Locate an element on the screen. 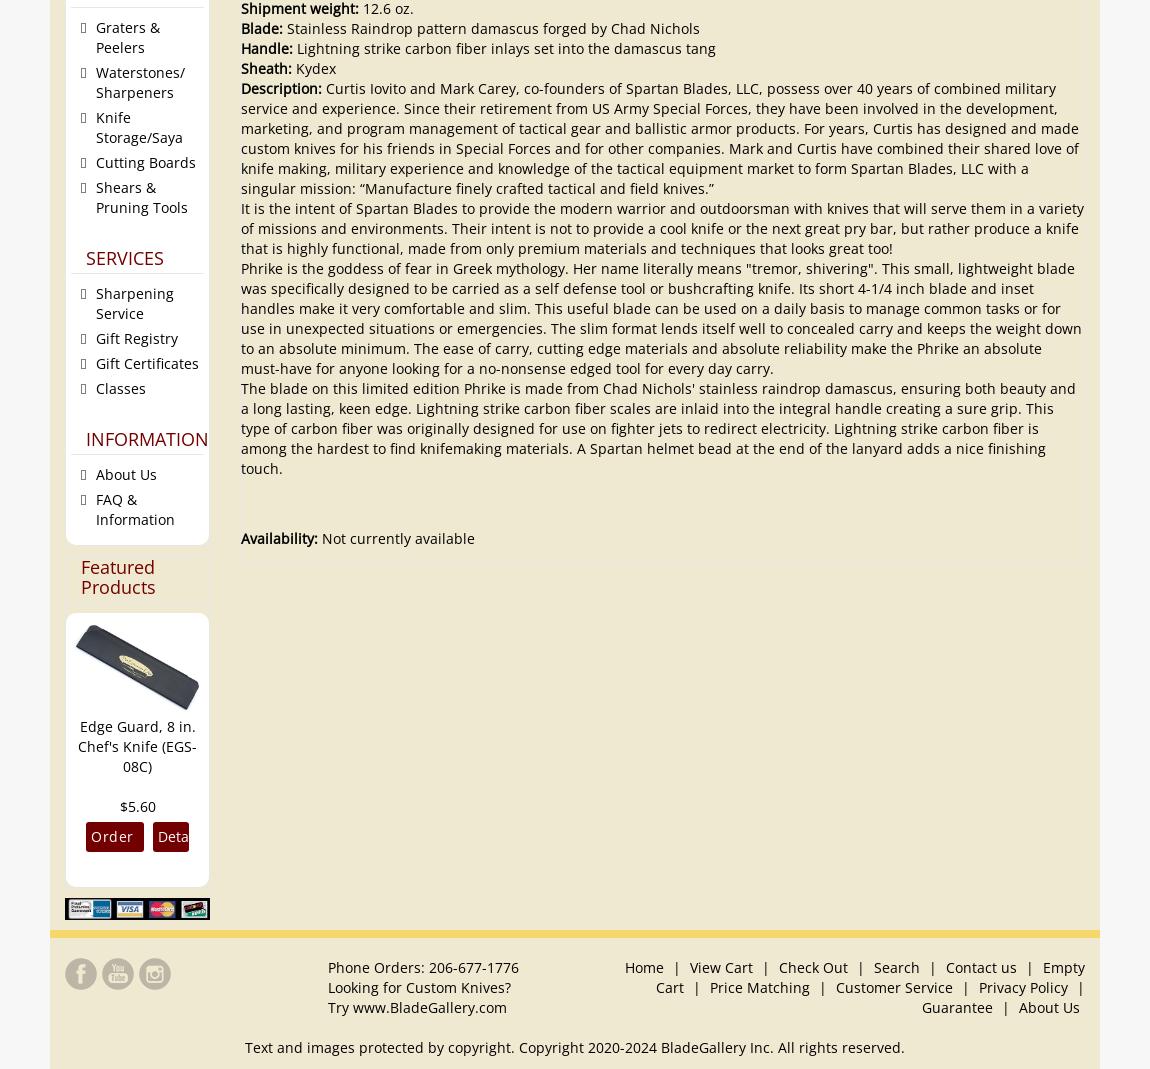 The image size is (1150, 1069). 'Contact us' is located at coordinates (981, 966).